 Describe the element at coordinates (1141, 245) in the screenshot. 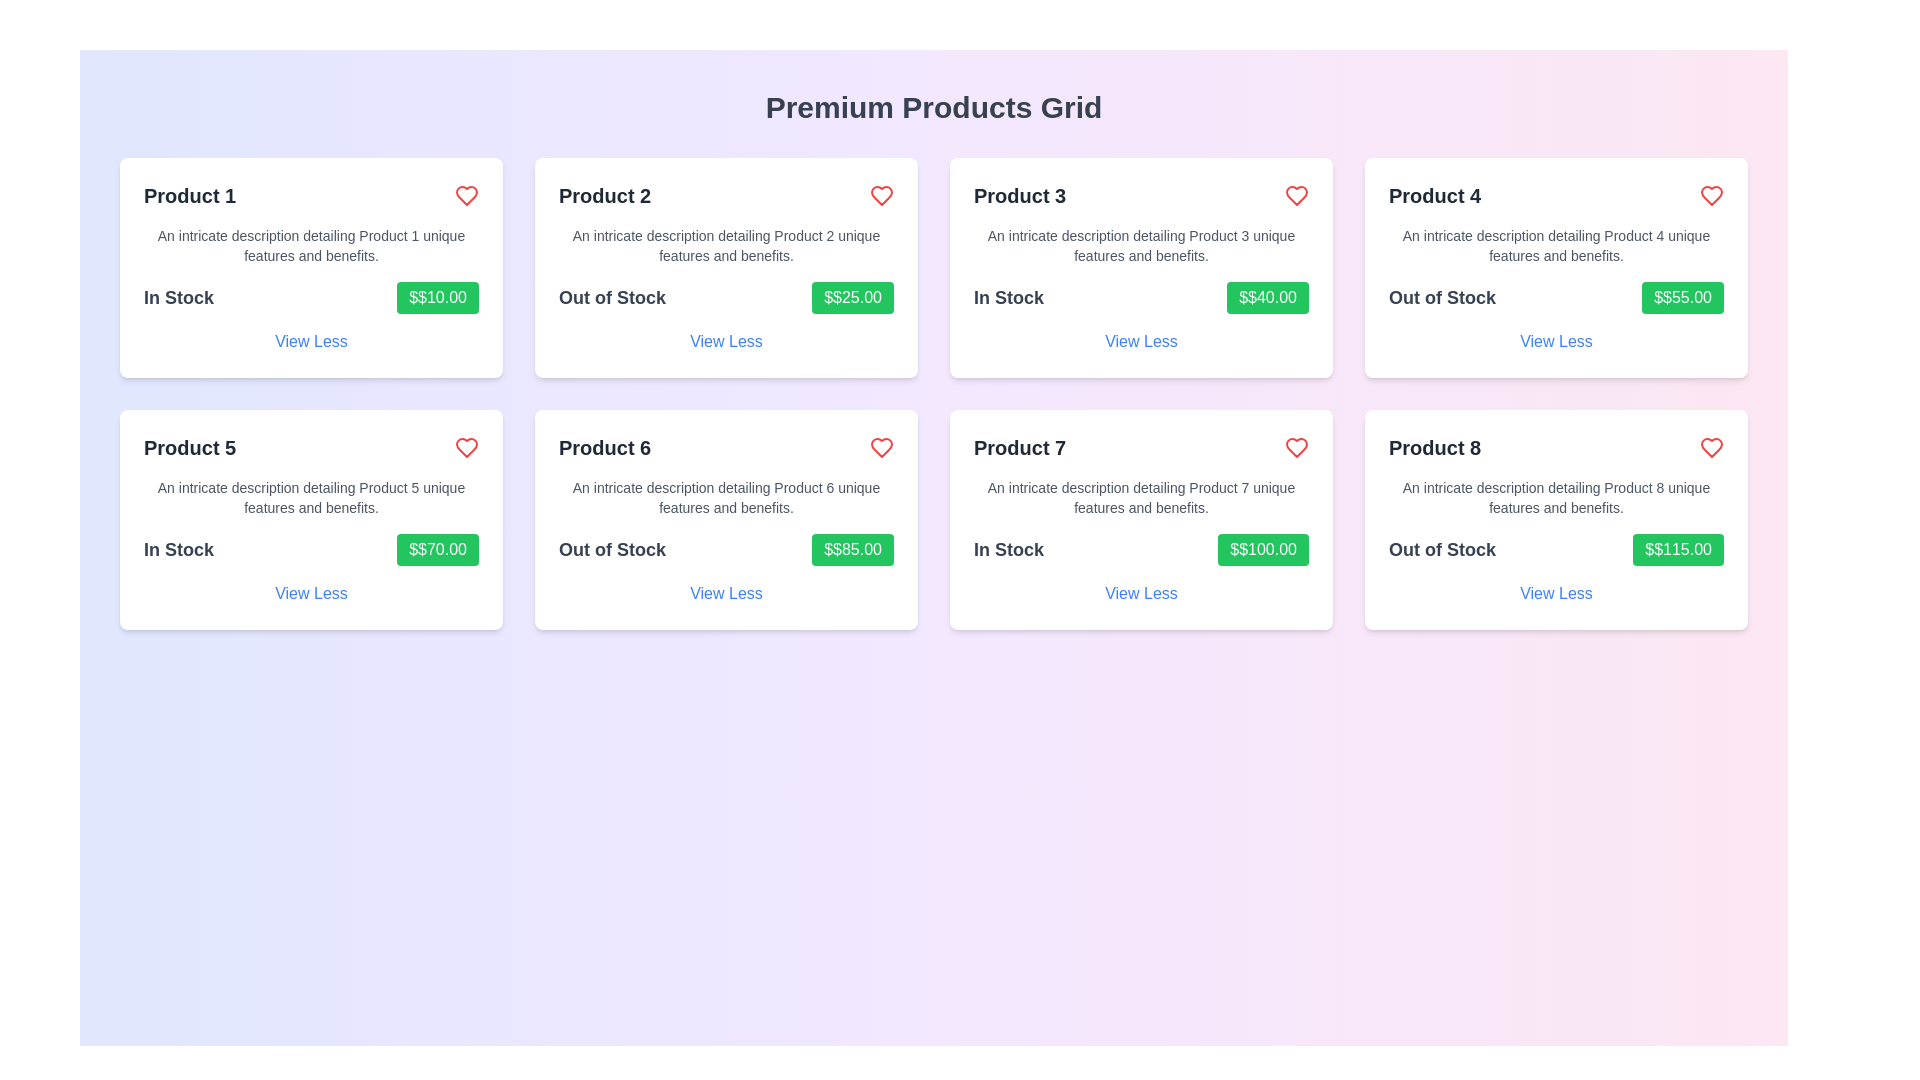

I see `the descriptive Text display for Product 3, located within the third product card in a grid layout, positioned between the title 'Product 3' and the stock and price information` at that location.